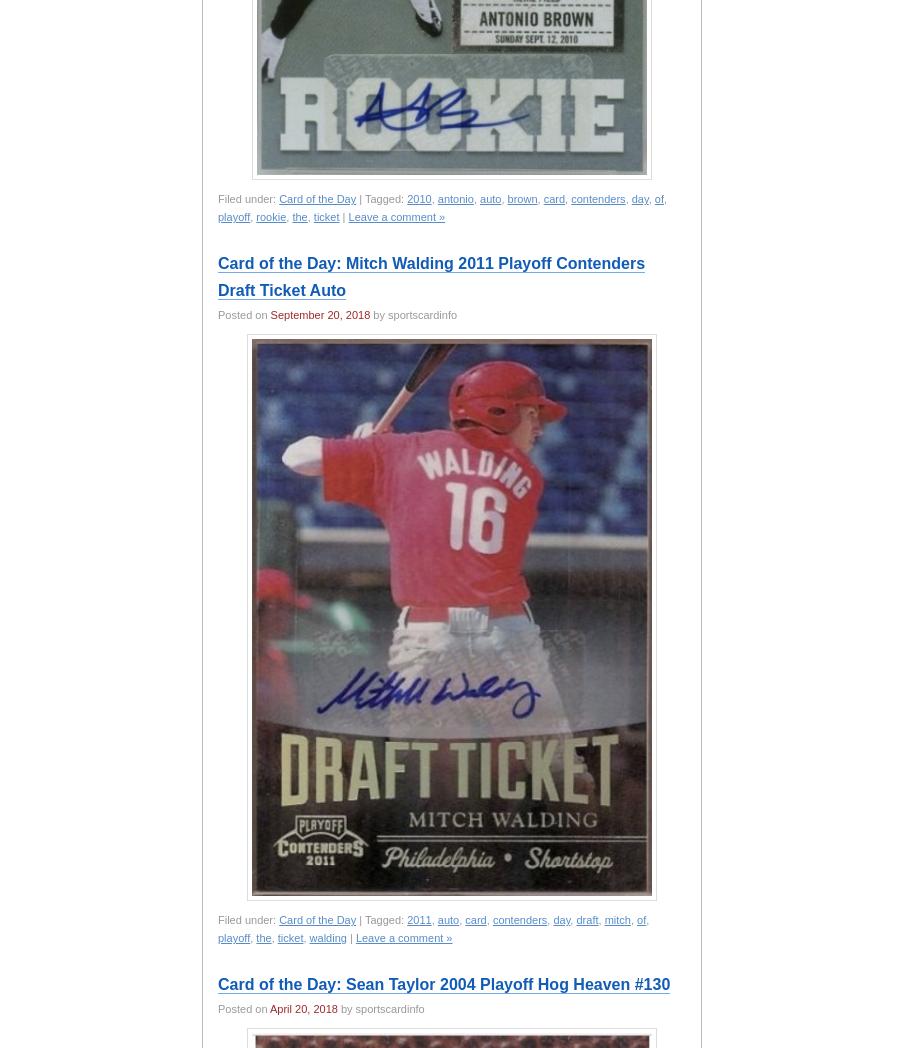 Image resolution: width=904 pixels, height=1048 pixels. I want to click on 'mitch', so click(602, 920).